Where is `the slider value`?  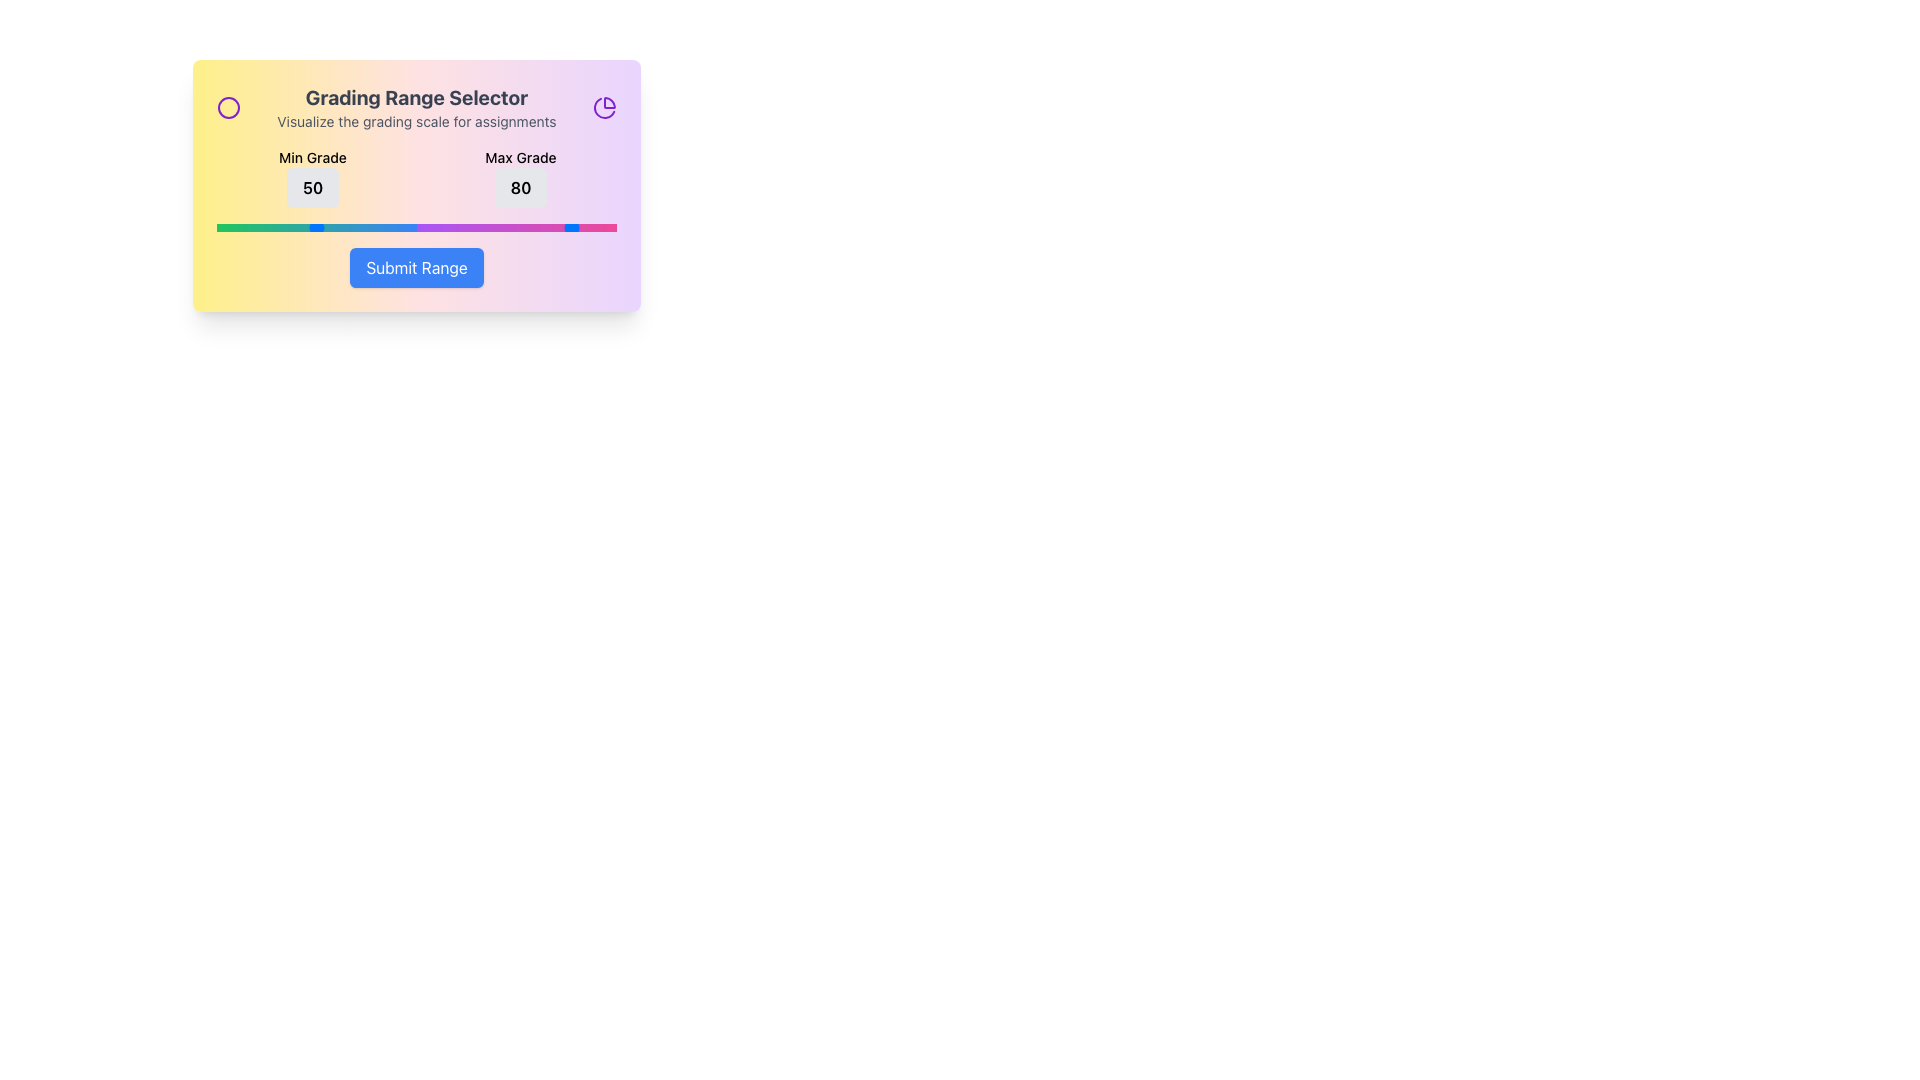 the slider value is located at coordinates (245, 226).